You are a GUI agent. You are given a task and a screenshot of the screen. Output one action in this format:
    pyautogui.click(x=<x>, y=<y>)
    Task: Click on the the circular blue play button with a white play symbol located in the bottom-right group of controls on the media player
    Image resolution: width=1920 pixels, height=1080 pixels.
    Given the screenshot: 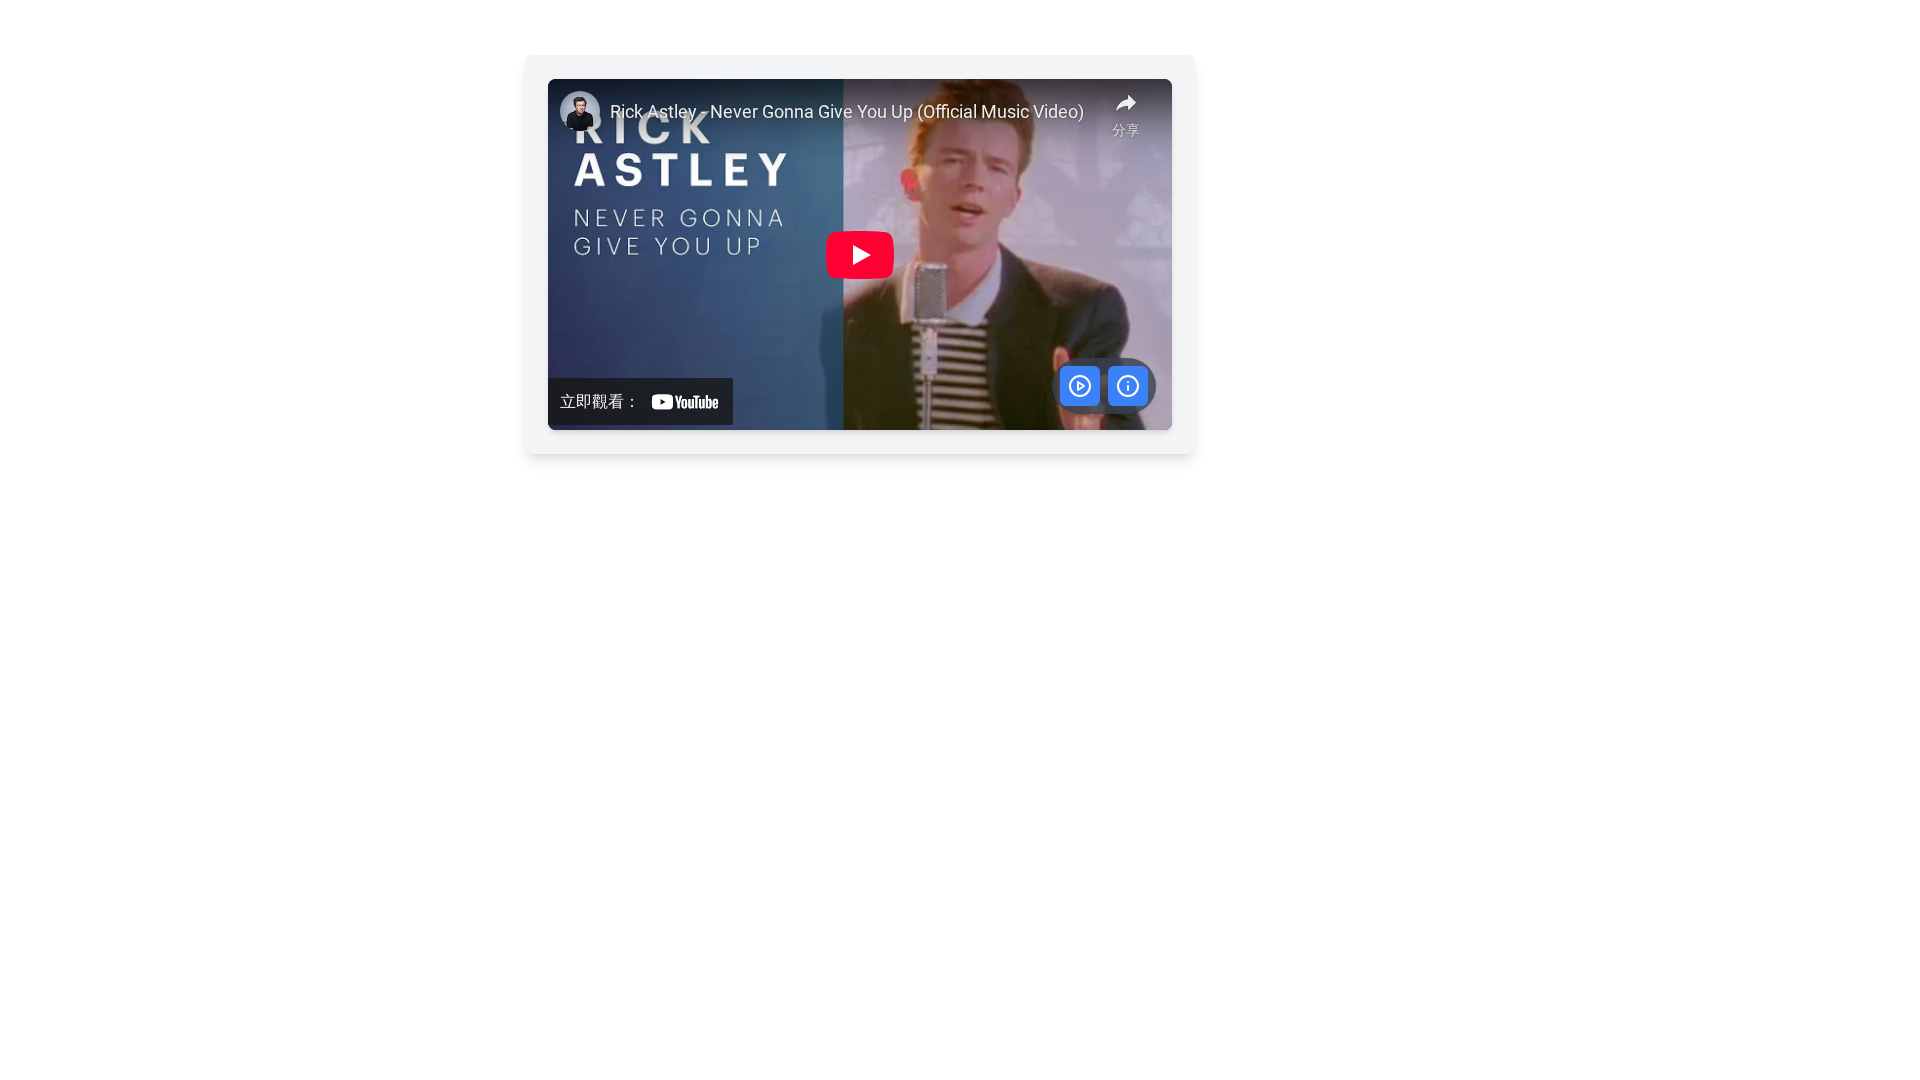 What is the action you would take?
    pyautogui.click(x=1078, y=385)
    